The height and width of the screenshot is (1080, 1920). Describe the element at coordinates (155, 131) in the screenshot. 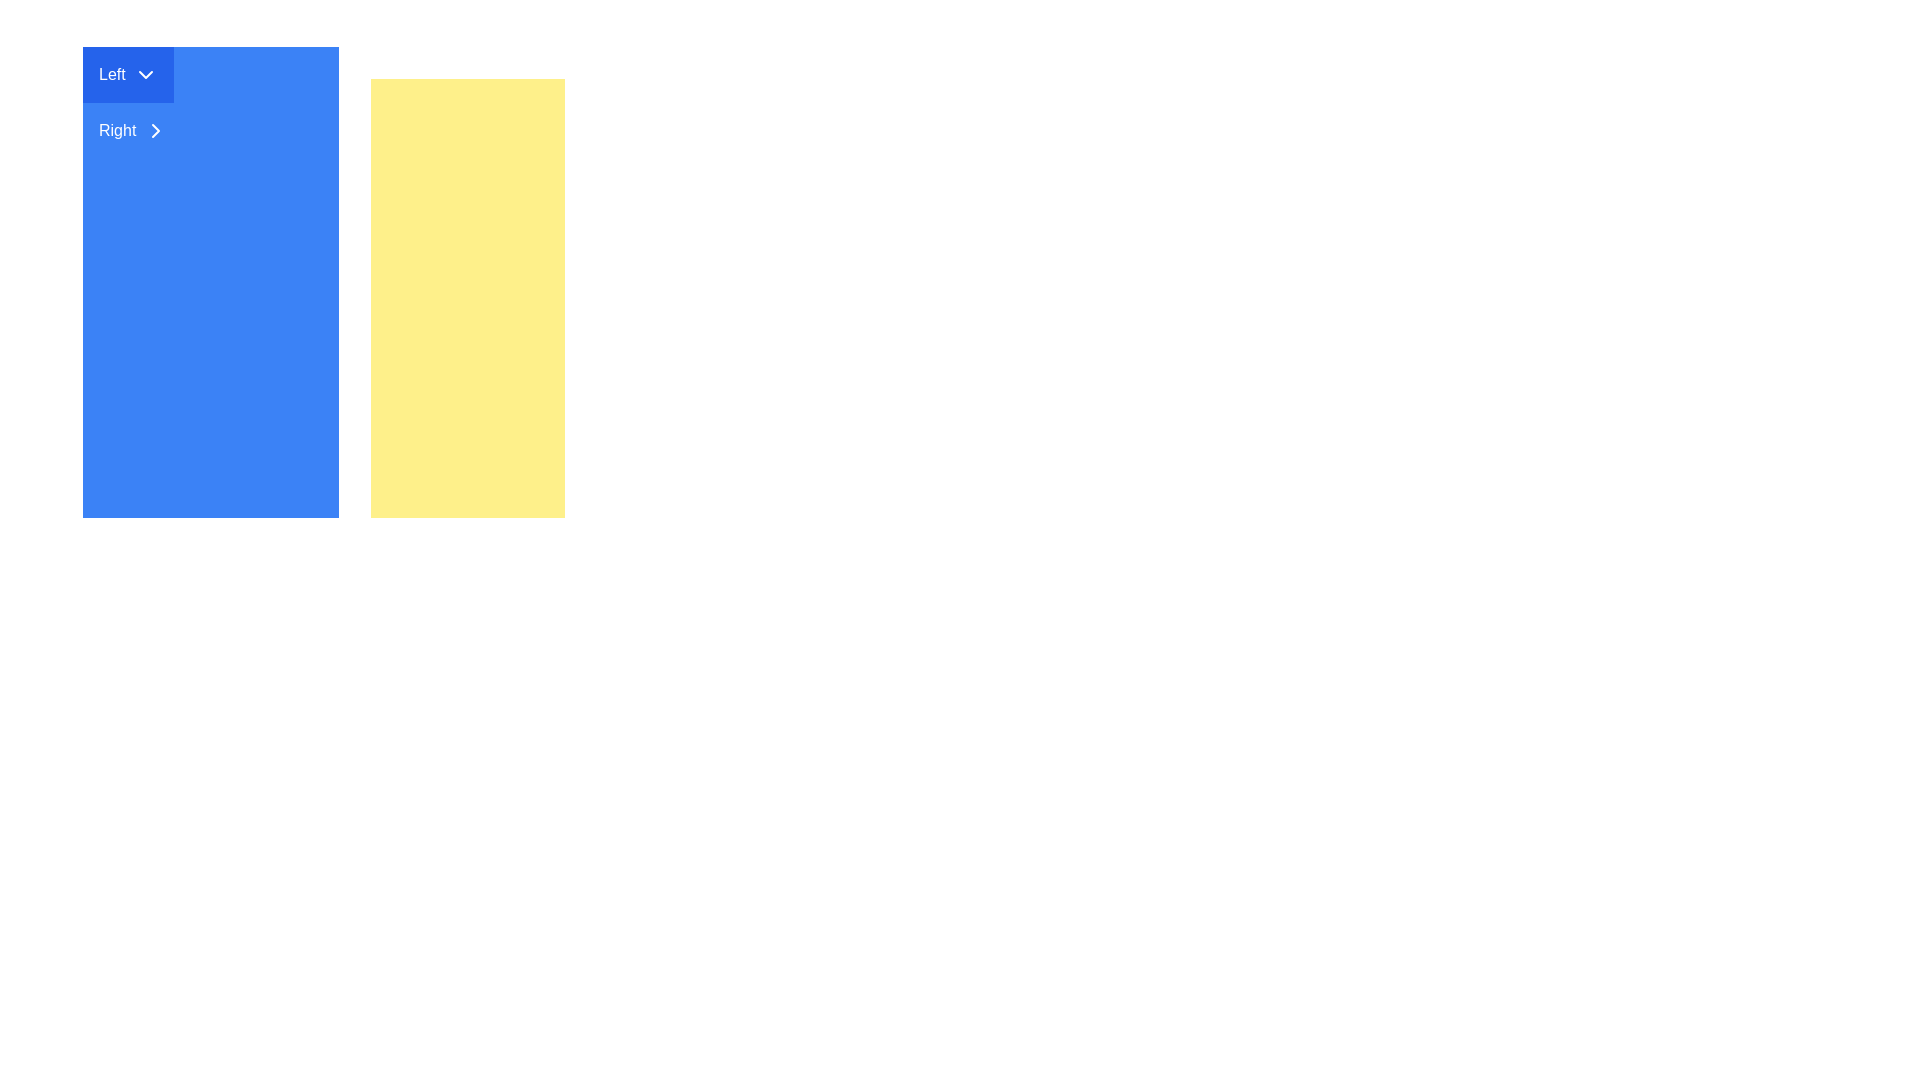

I see `the right-facing chevron icon, which is a white triangular arrow on a blue background, located to the right of the centered text 'Right' inside a blue rectangular button area` at that location.